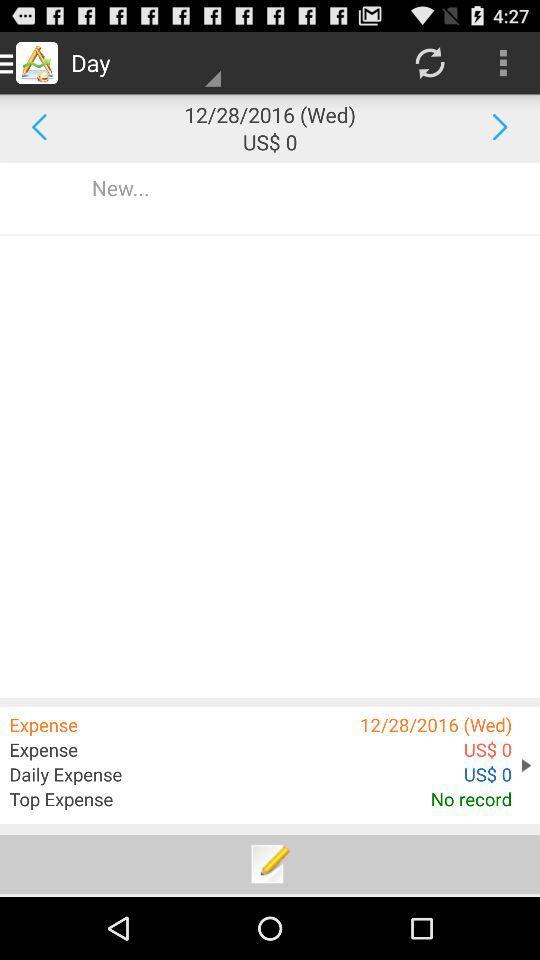 The width and height of the screenshot is (540, 960). I want to click on the arrow_forward icon, so click(499, 135).